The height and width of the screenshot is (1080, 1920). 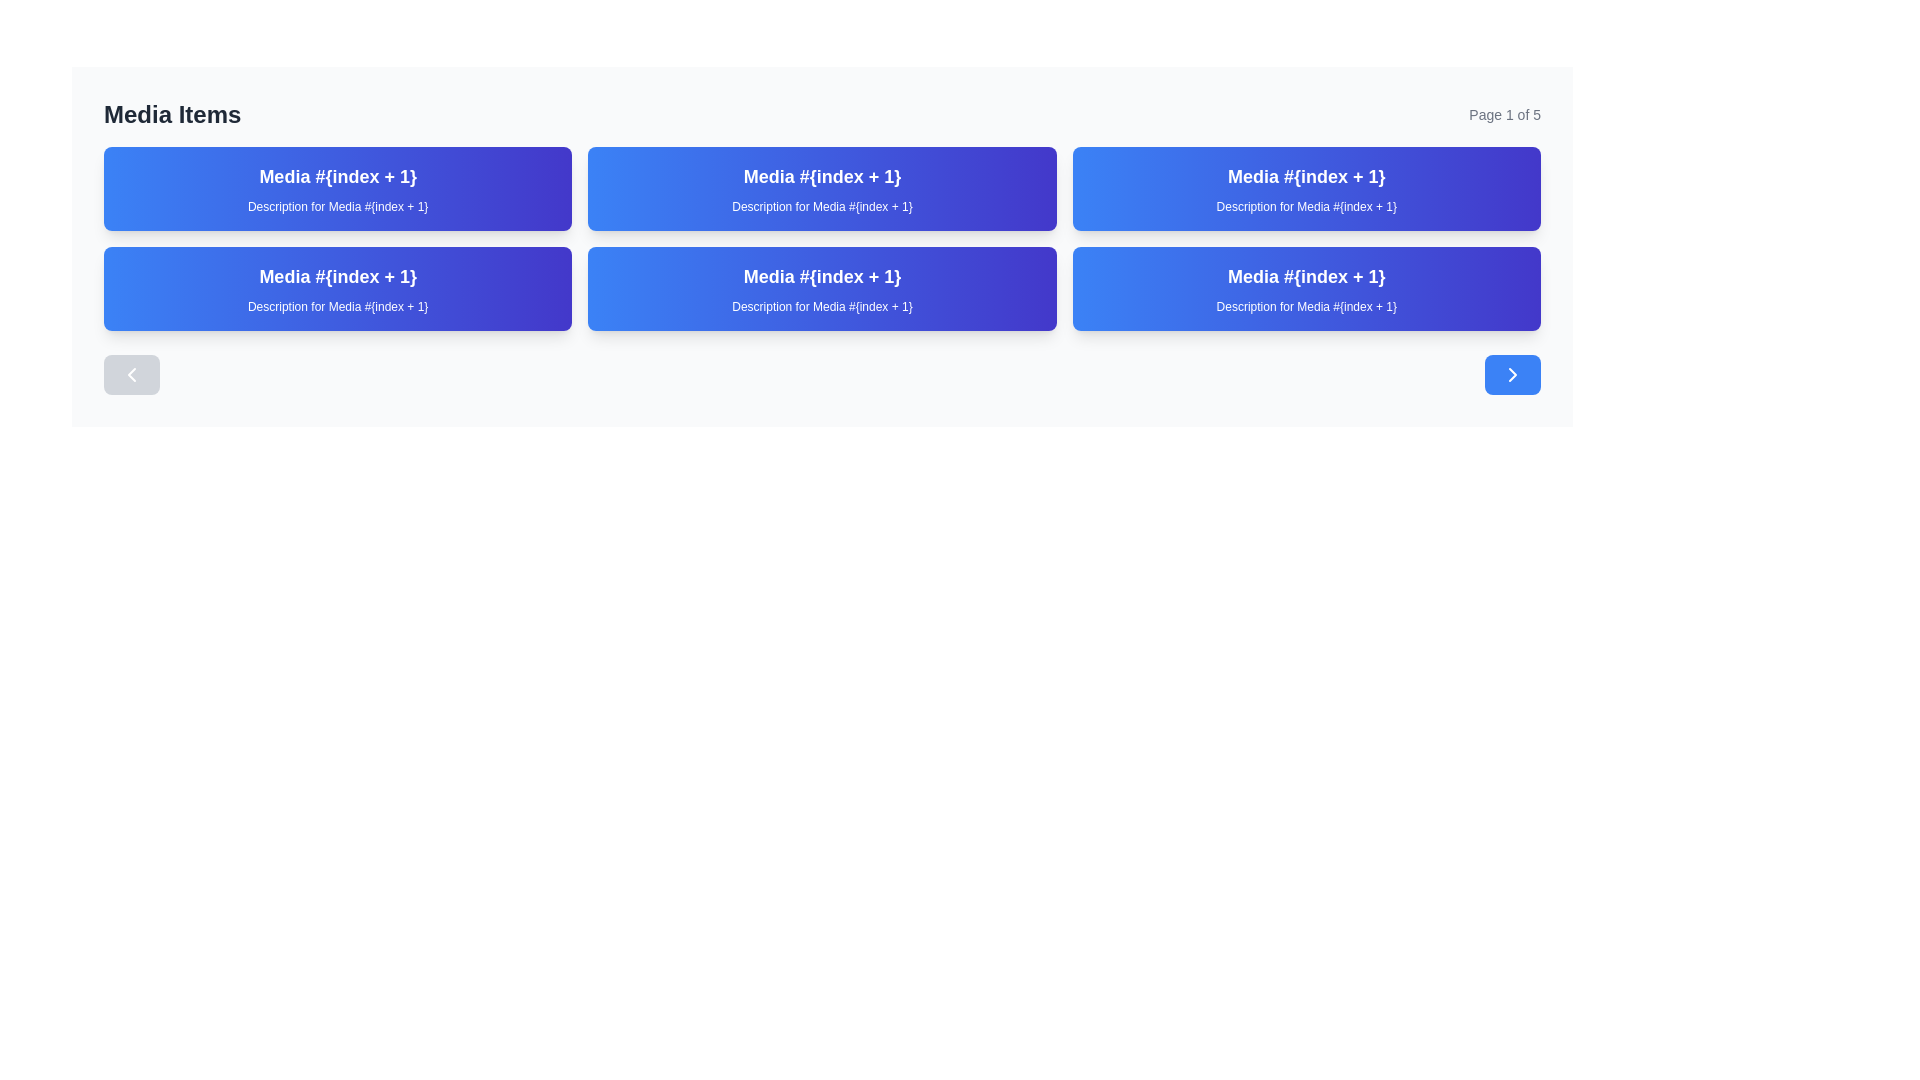 I want to click on the static text label that serves as the title or identifier of the media item, located in the second row, first column of the grid, so click(x=338, y=277).